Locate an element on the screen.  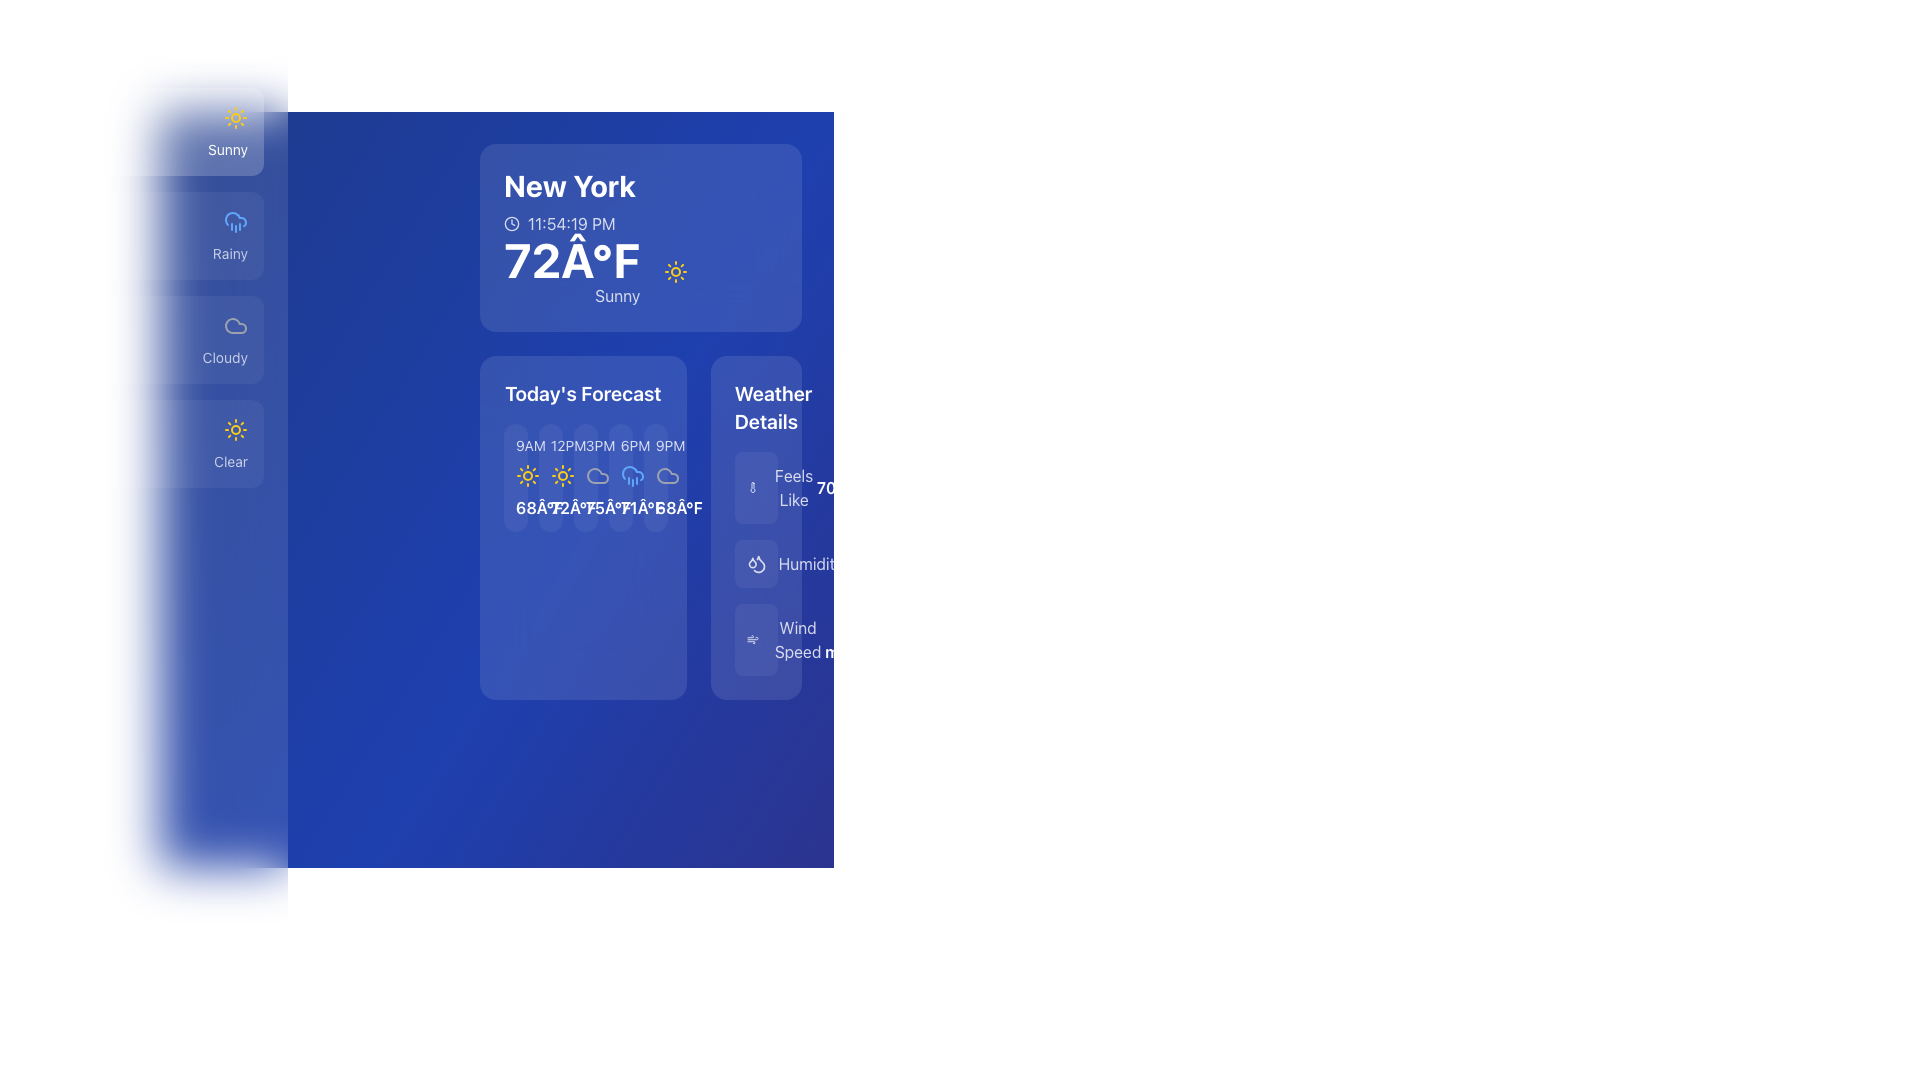
circular base of the SVG clock icon located in the upper left part of the clock icon displayed above the weather details in the sidebar section of the interface is located at coordinates (512, 223).